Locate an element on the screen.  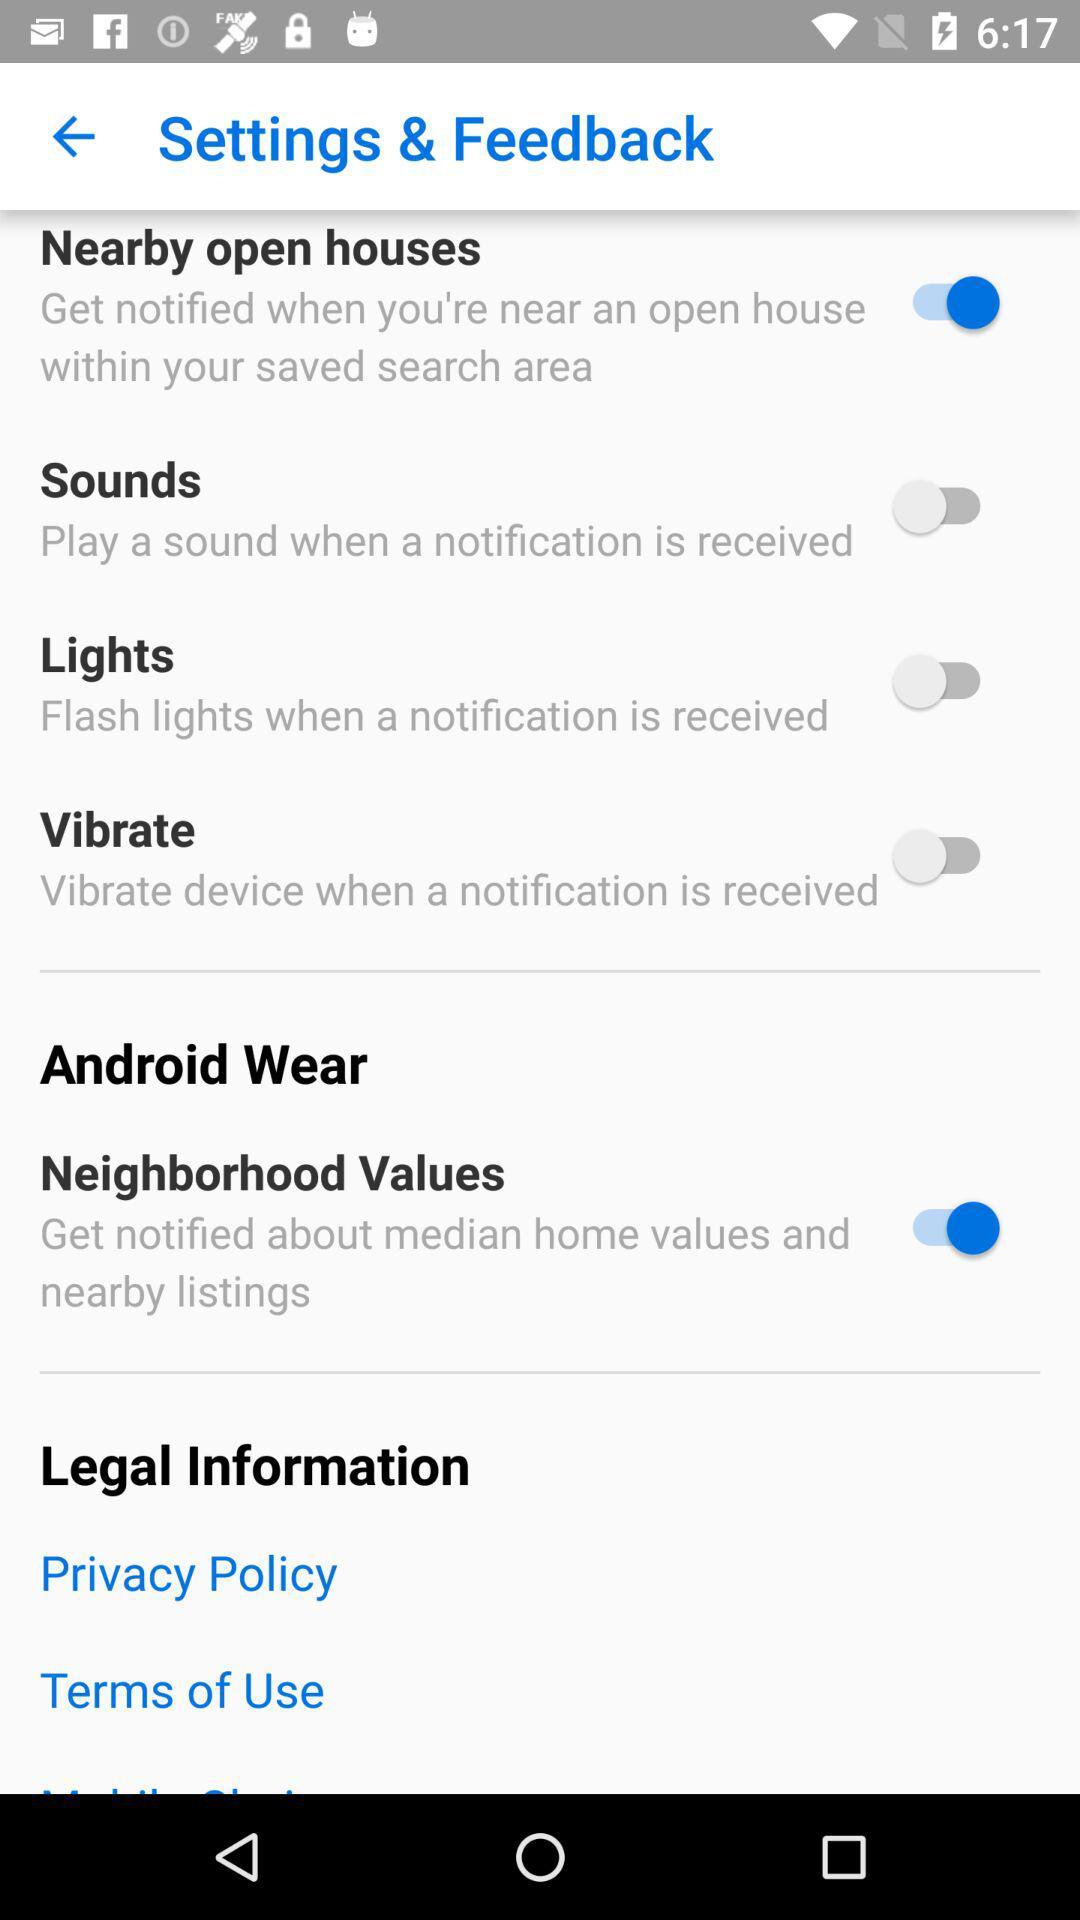
notification on is located at coordinates (945, 1227).